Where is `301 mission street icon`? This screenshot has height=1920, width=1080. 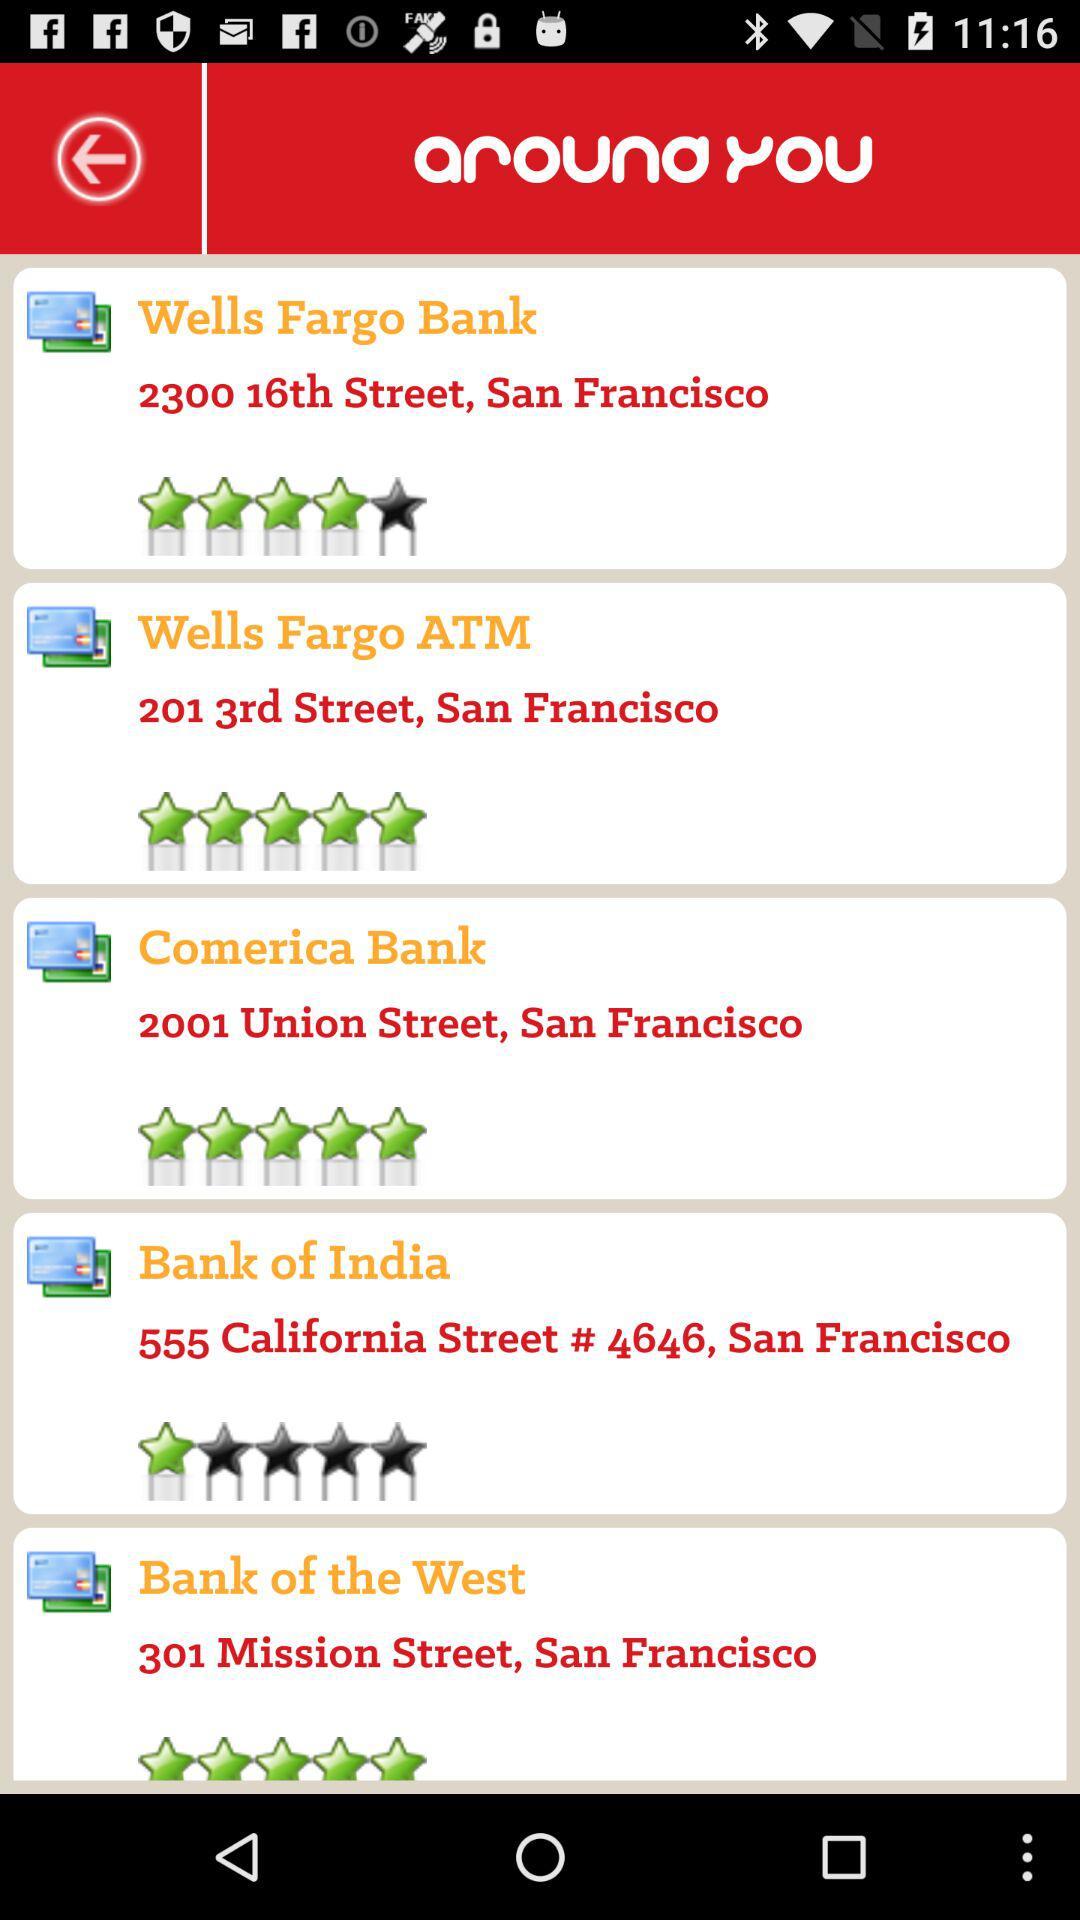 301 mission street icon is located at coordinates (477, 1651).